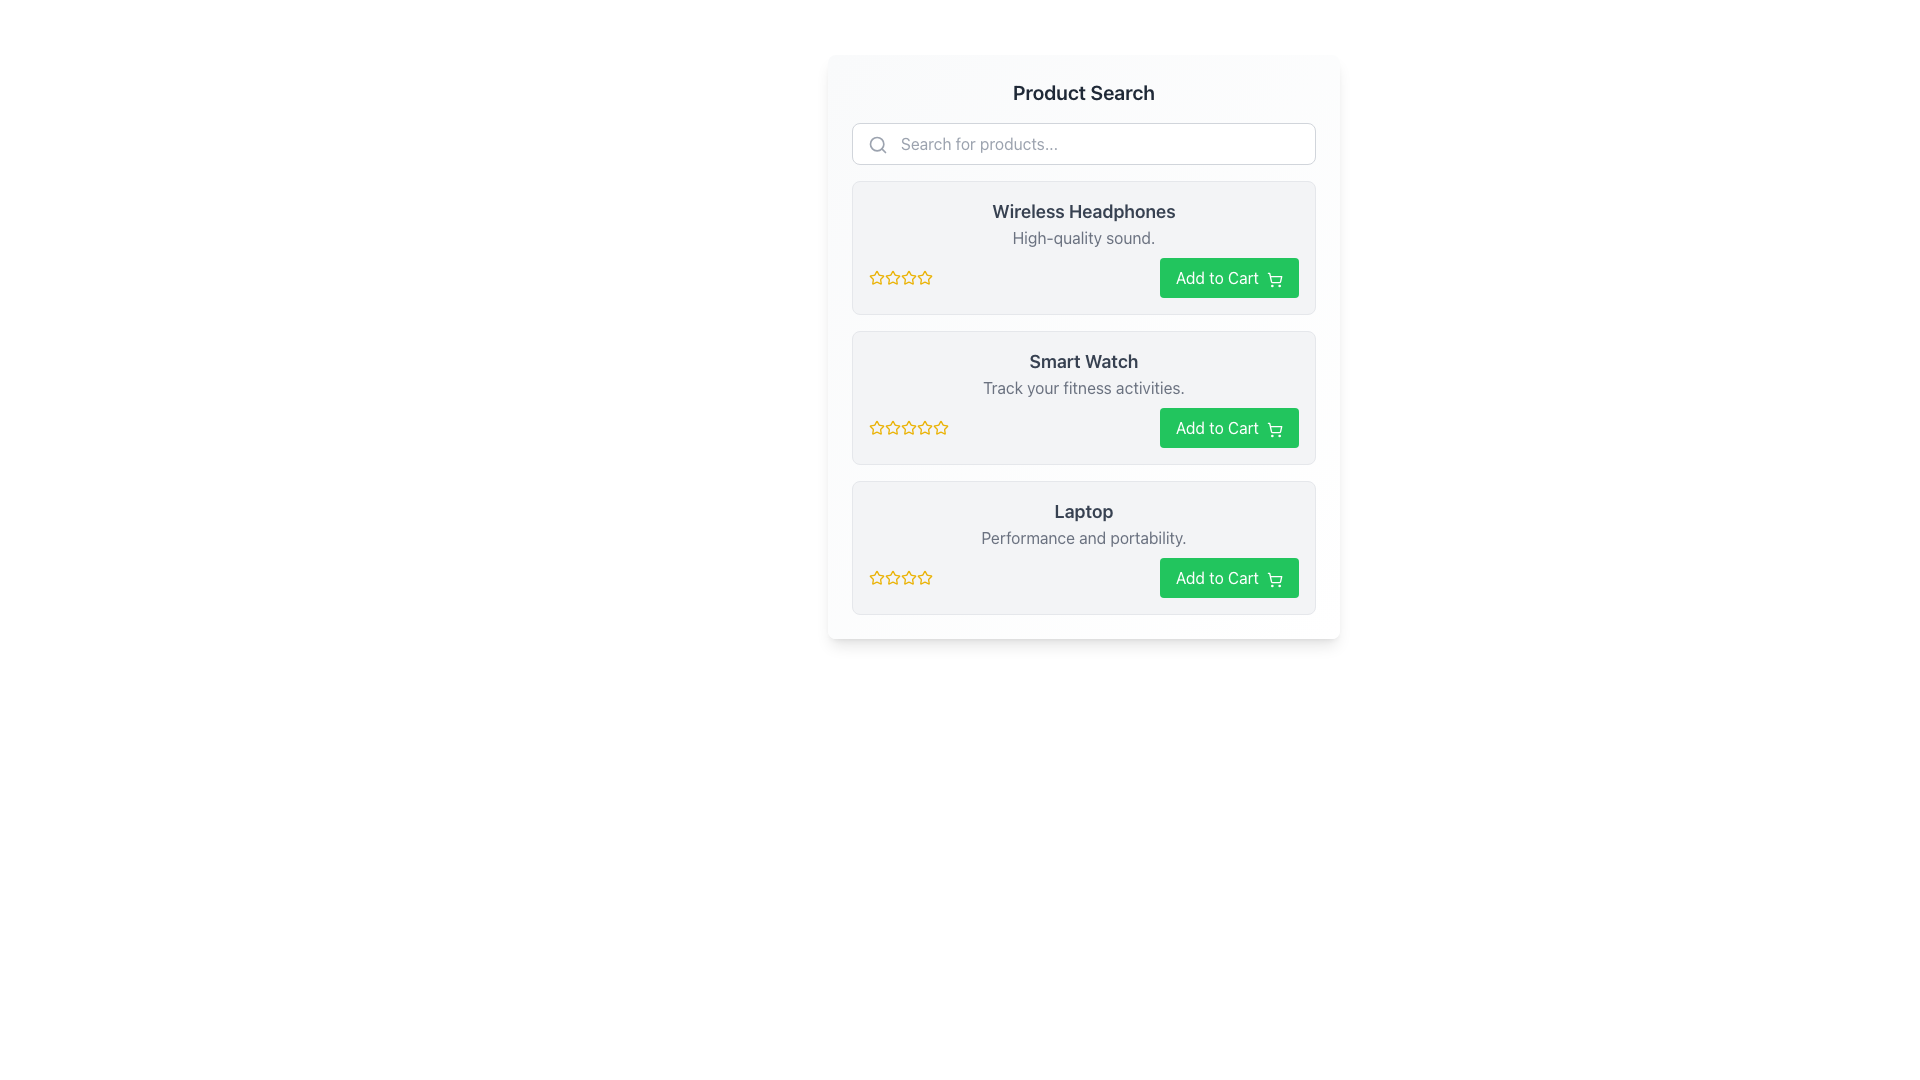  Describe the element at coordinates (891, 578) in the screenshot. I see `the second yellow star icon in the rating area for the 'Laptop' product entry` at that location.